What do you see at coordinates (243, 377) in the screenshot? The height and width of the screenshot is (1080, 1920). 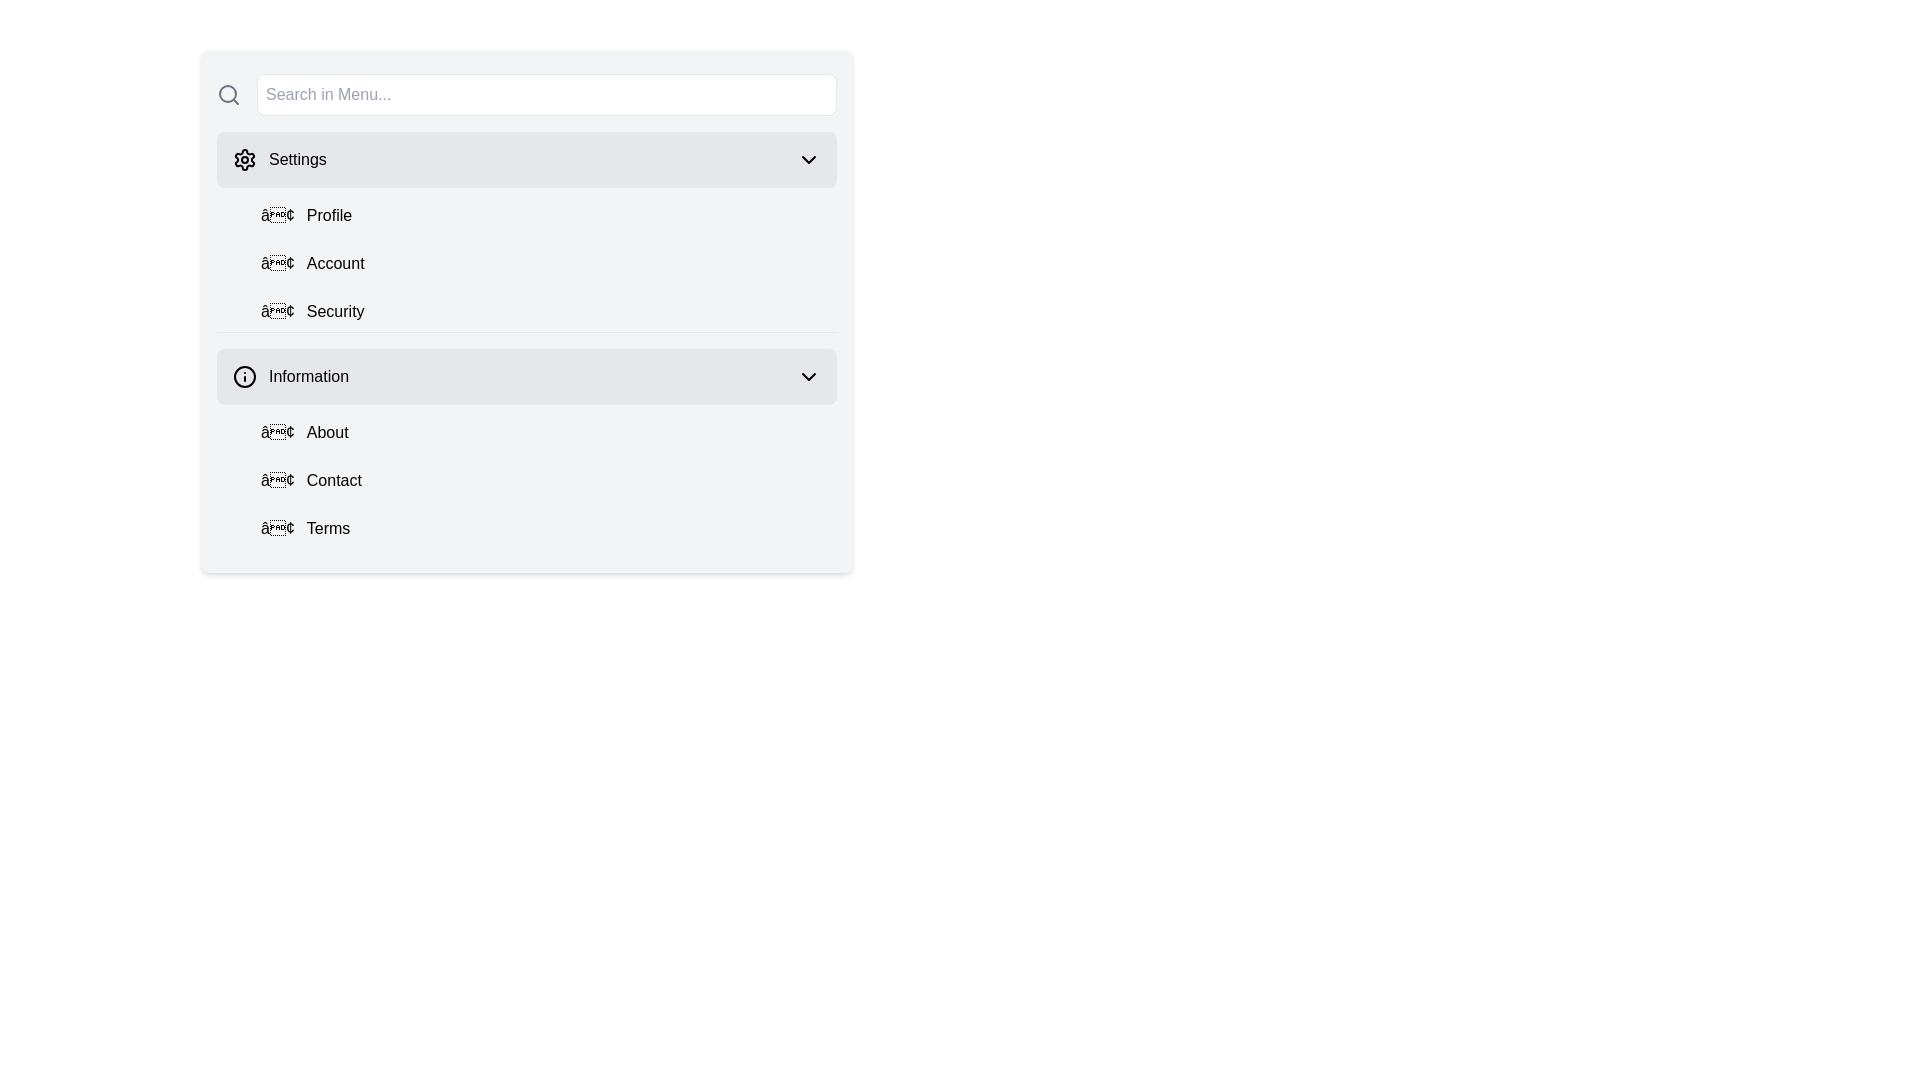 I see `the information icon (SVG graphic) located to the left of the 'Information' list item in the sidebar menu` at bounding box center [243, 377].